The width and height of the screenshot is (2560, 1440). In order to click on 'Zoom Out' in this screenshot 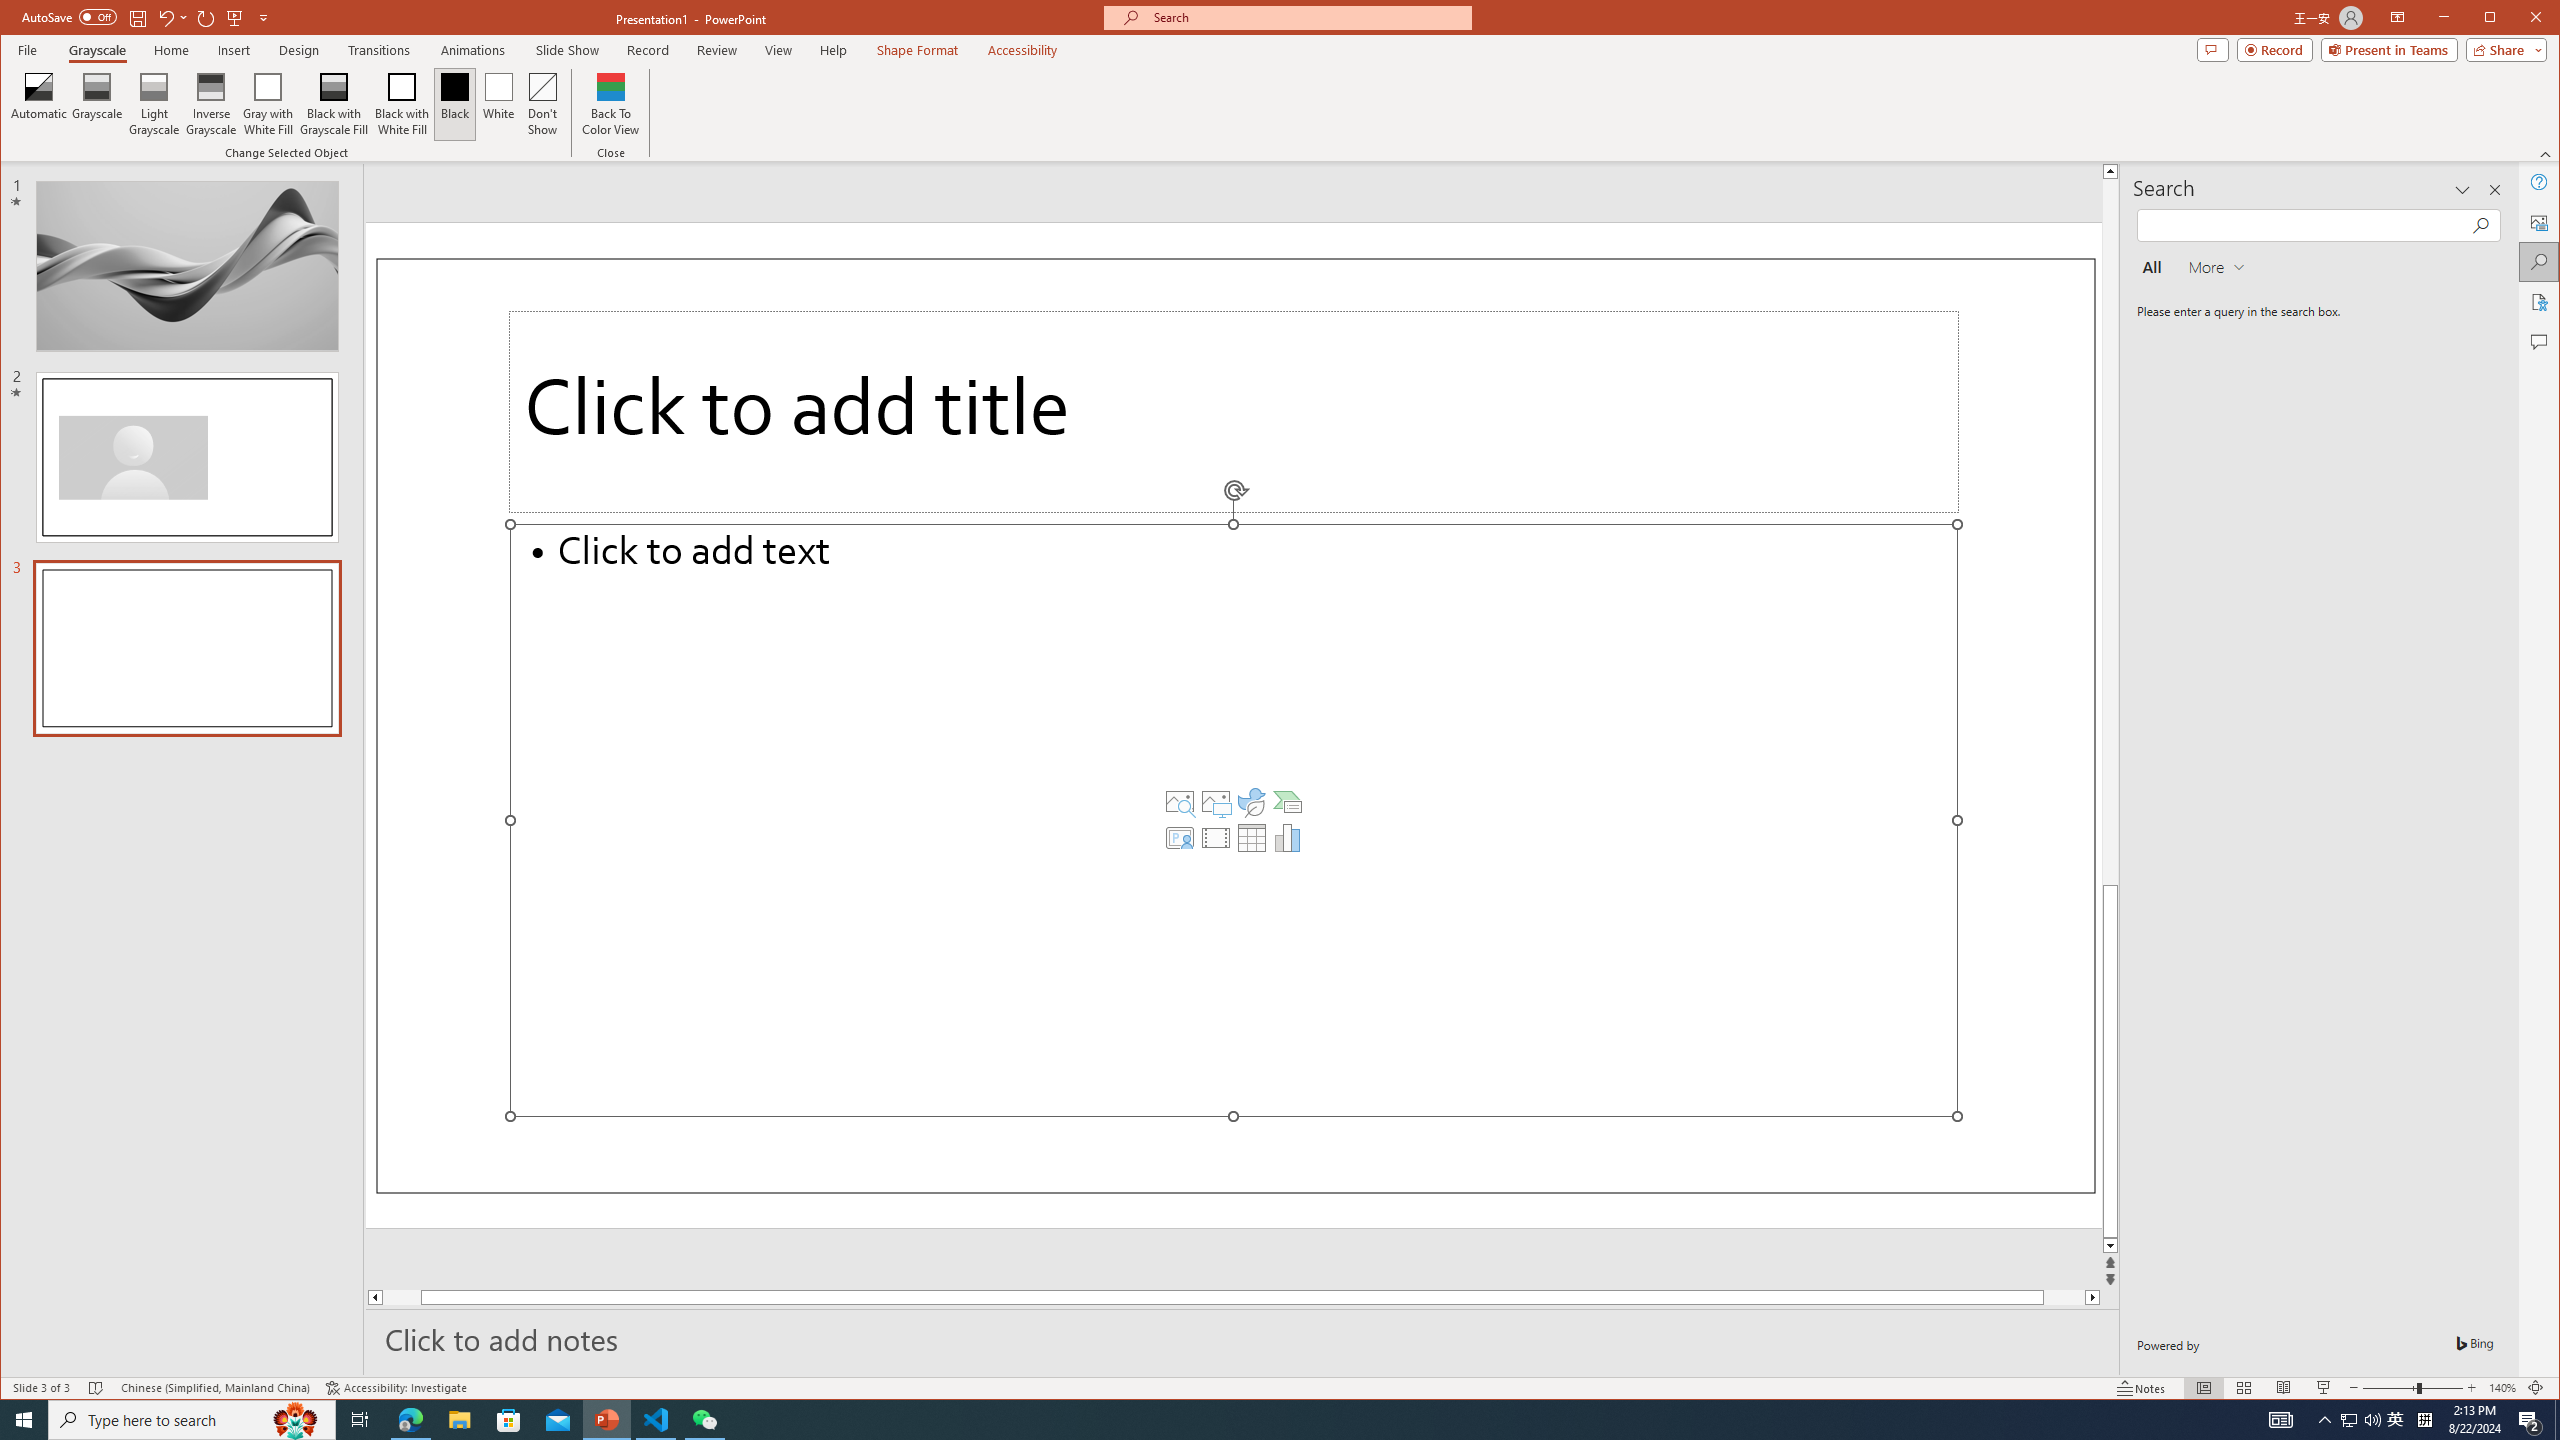, I will do `click(2388, 1387)`.